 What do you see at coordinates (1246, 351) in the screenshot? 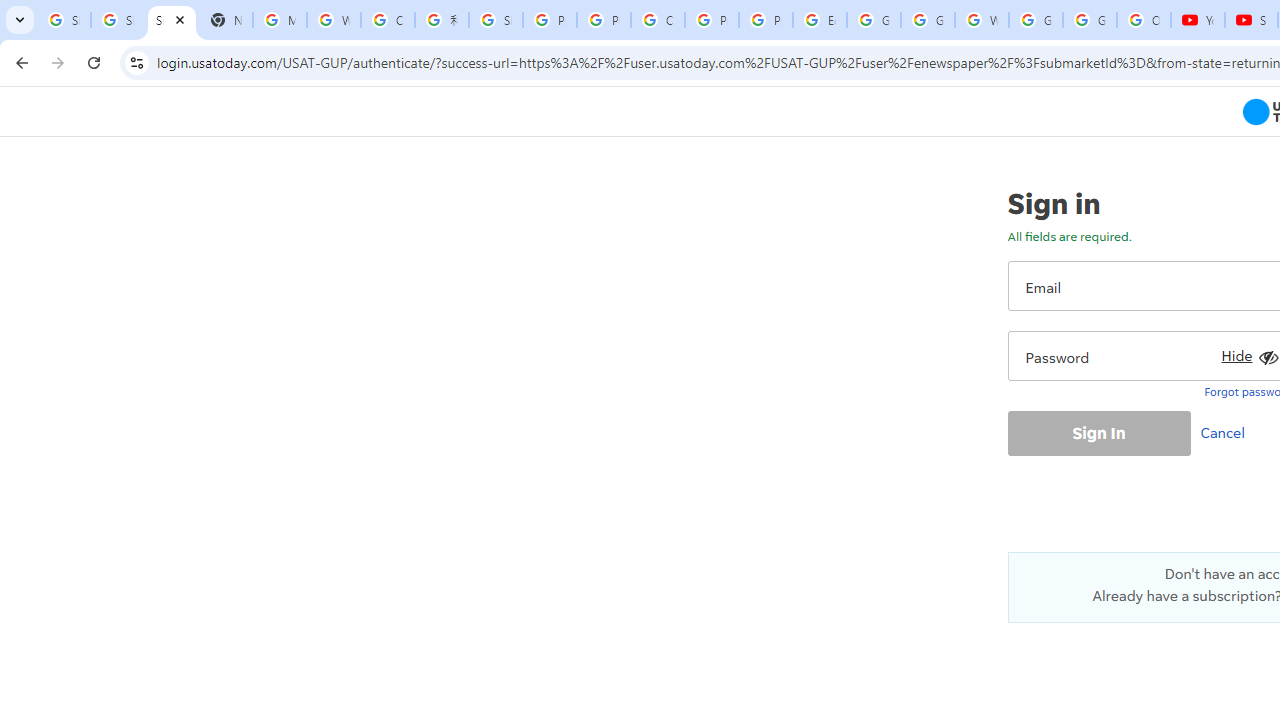
I see `'Hide'` at bounding box center [1246, 351].